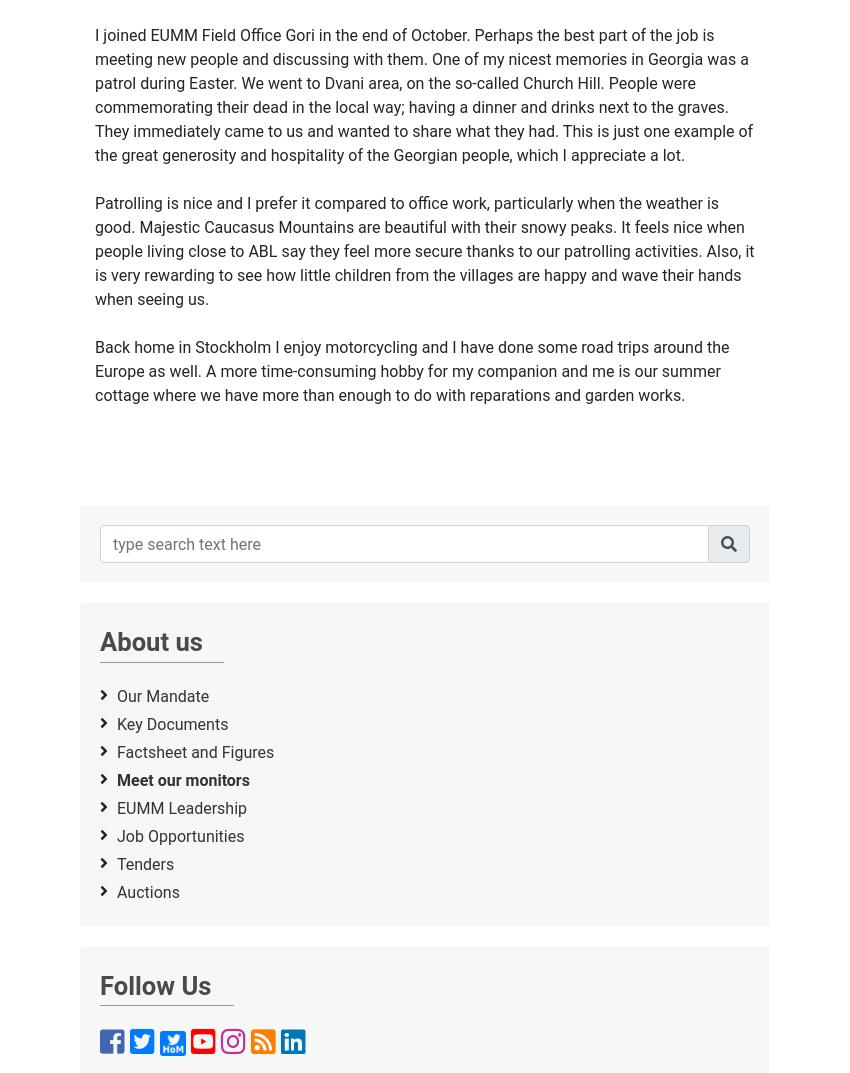  I want to click on 'Patrolling is nice and I prefer it compared to office work, 
particularly when the weather is good. Majestic Caucasus Mountains are 
beautiful with their snowy peaks. It feels nice when people living close
 to ABL say they feel more secure thanks to our patrolling activities. 
Also, it is very rewarding to see how little children from the villages 
are happy and wave their hands when seeing us.', so click(424, 250).